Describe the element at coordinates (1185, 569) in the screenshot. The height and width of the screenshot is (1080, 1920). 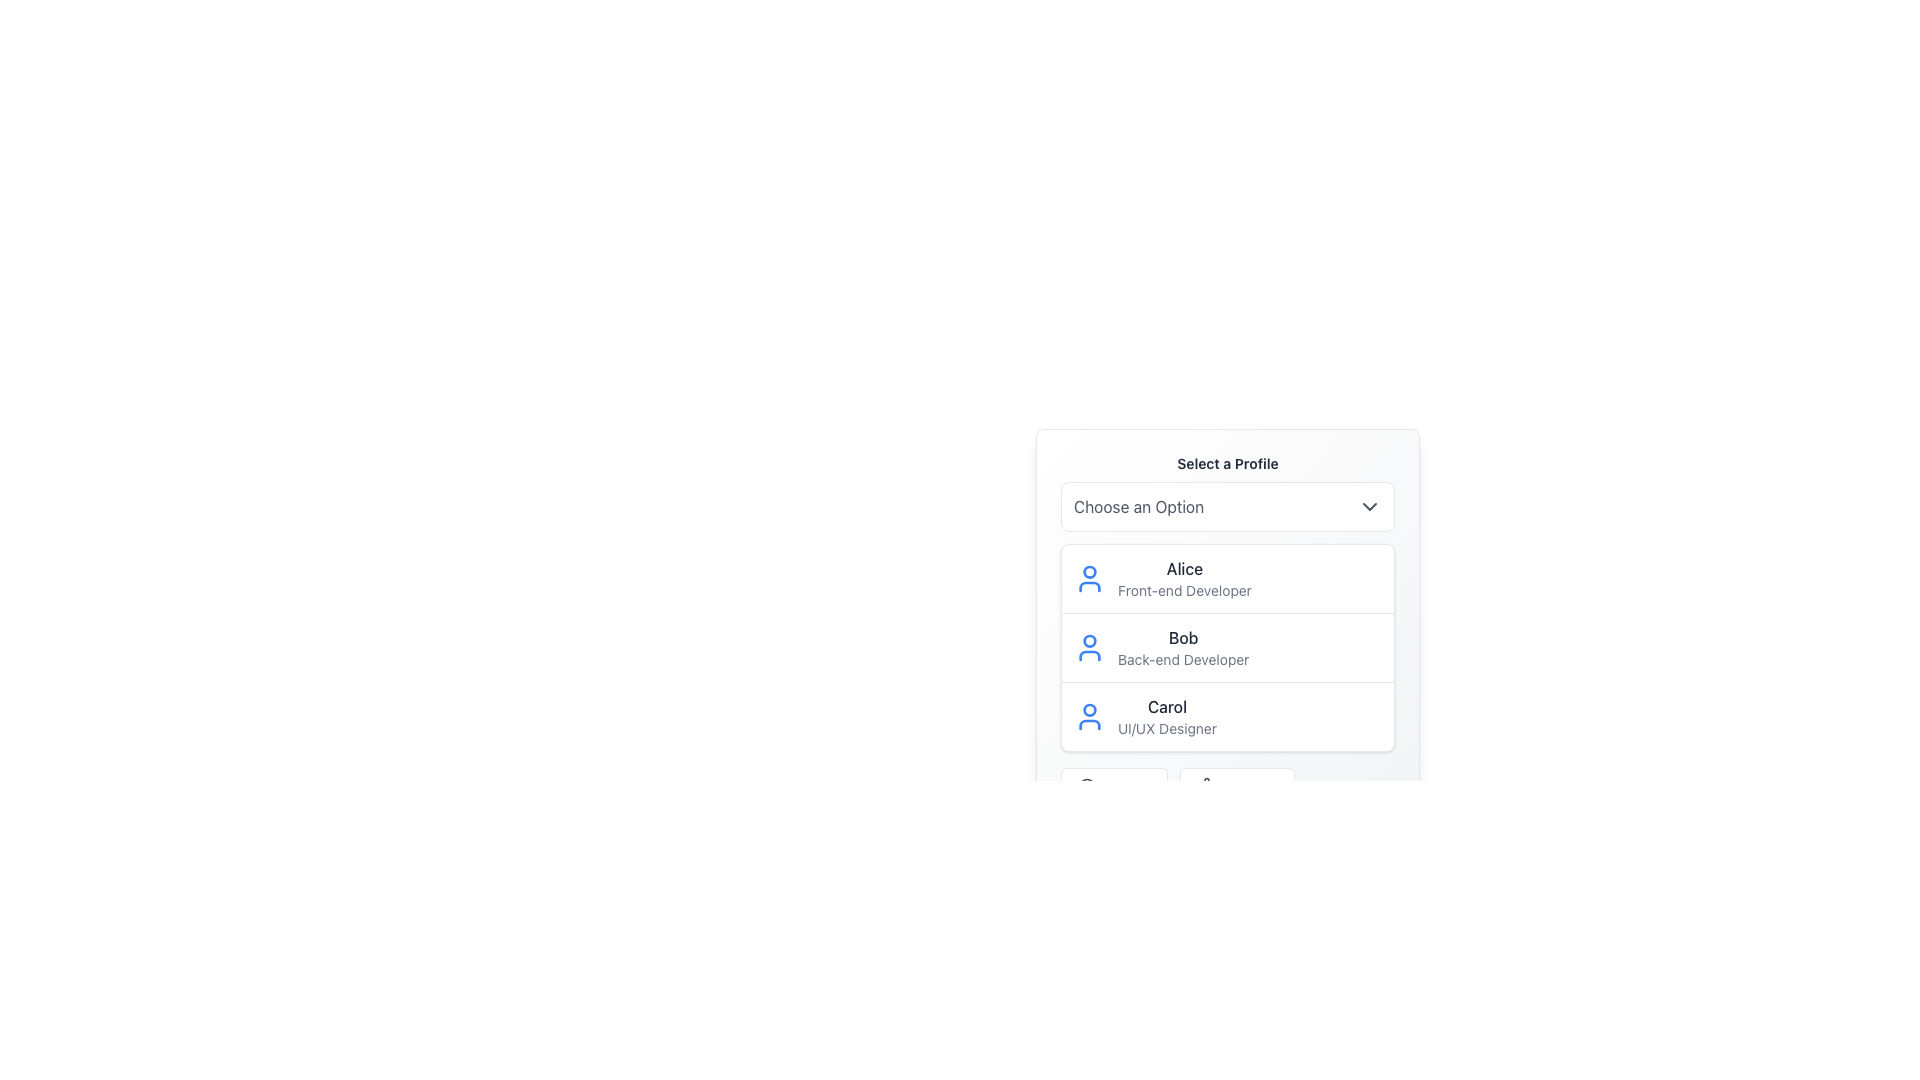
I see `the Static Text Label that represents the profile name 'Alice' in the profile selection list, located under the heading 'Select a Profile'` at that location.